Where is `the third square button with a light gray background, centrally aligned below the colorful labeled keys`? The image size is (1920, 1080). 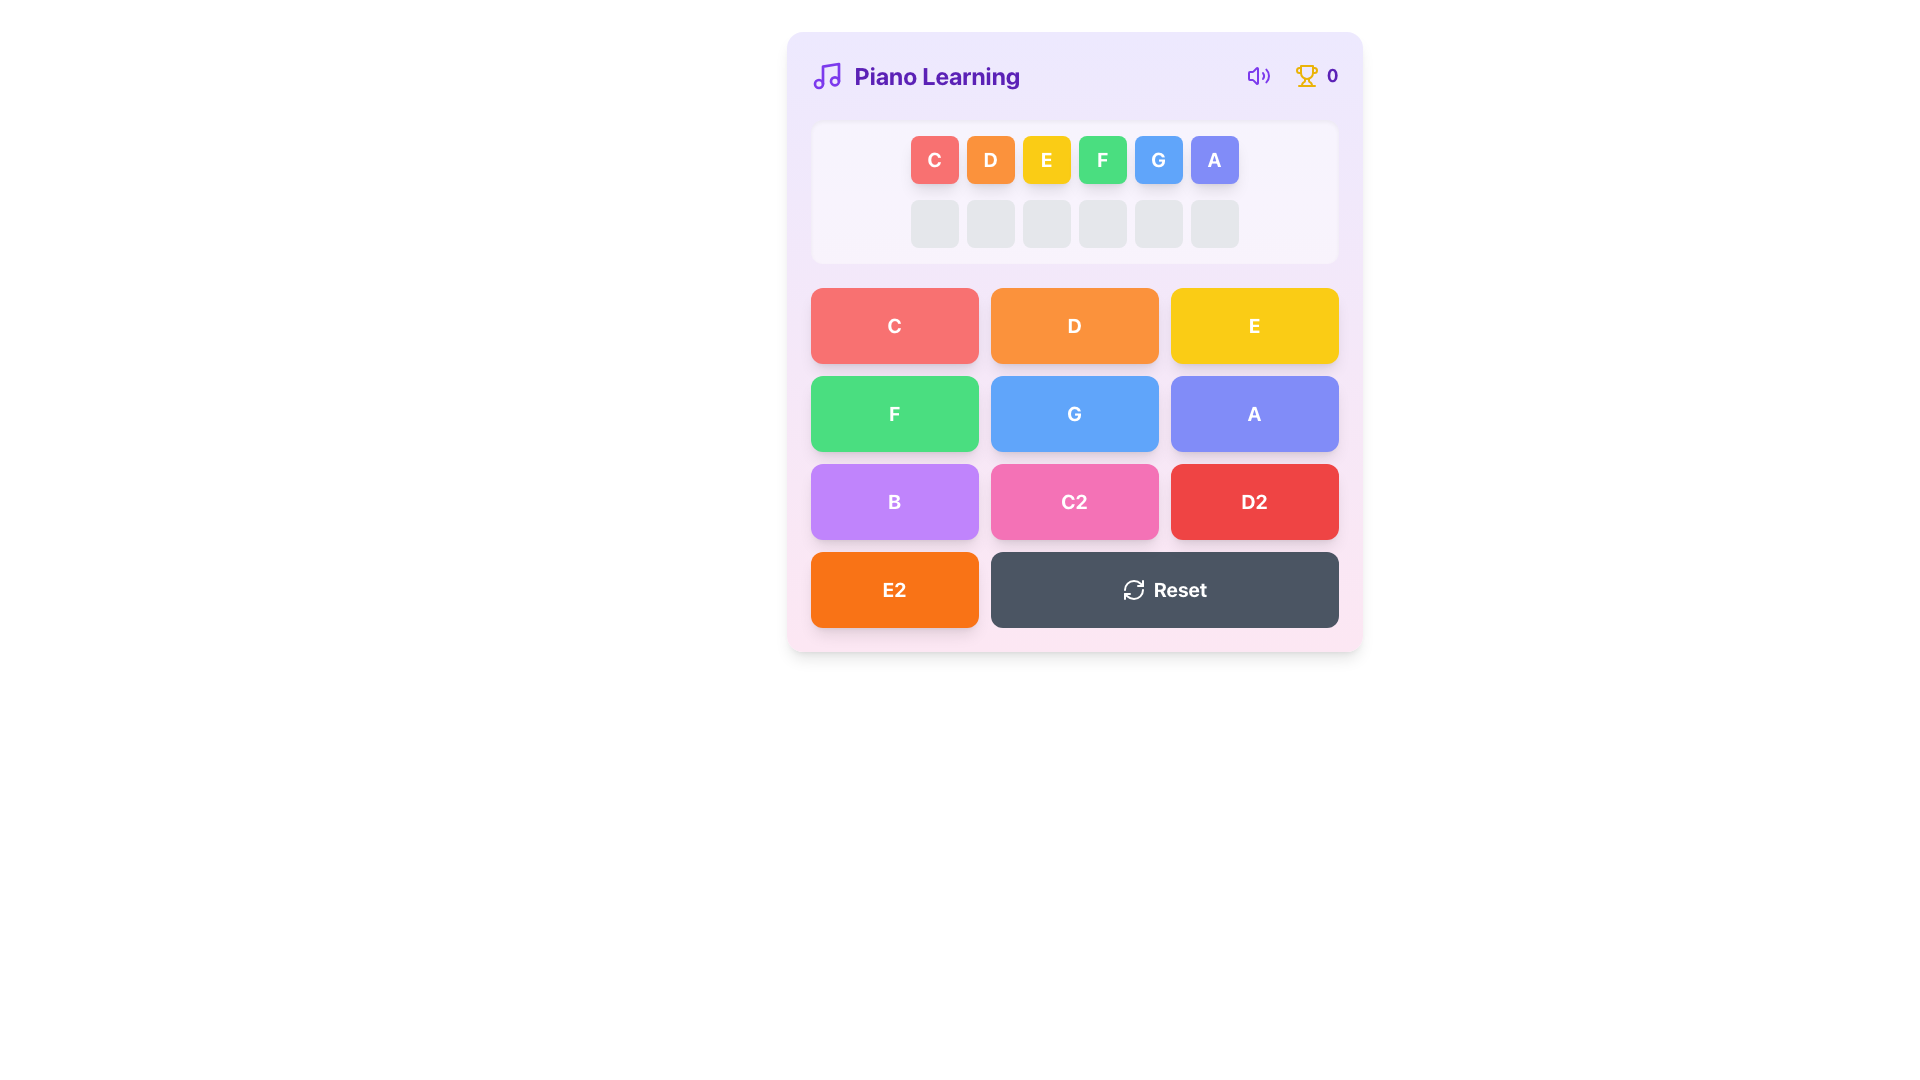
the third square button with a light gray background, centrally aligned below the colorful labeled keys is located at coordinates (1045, 223).